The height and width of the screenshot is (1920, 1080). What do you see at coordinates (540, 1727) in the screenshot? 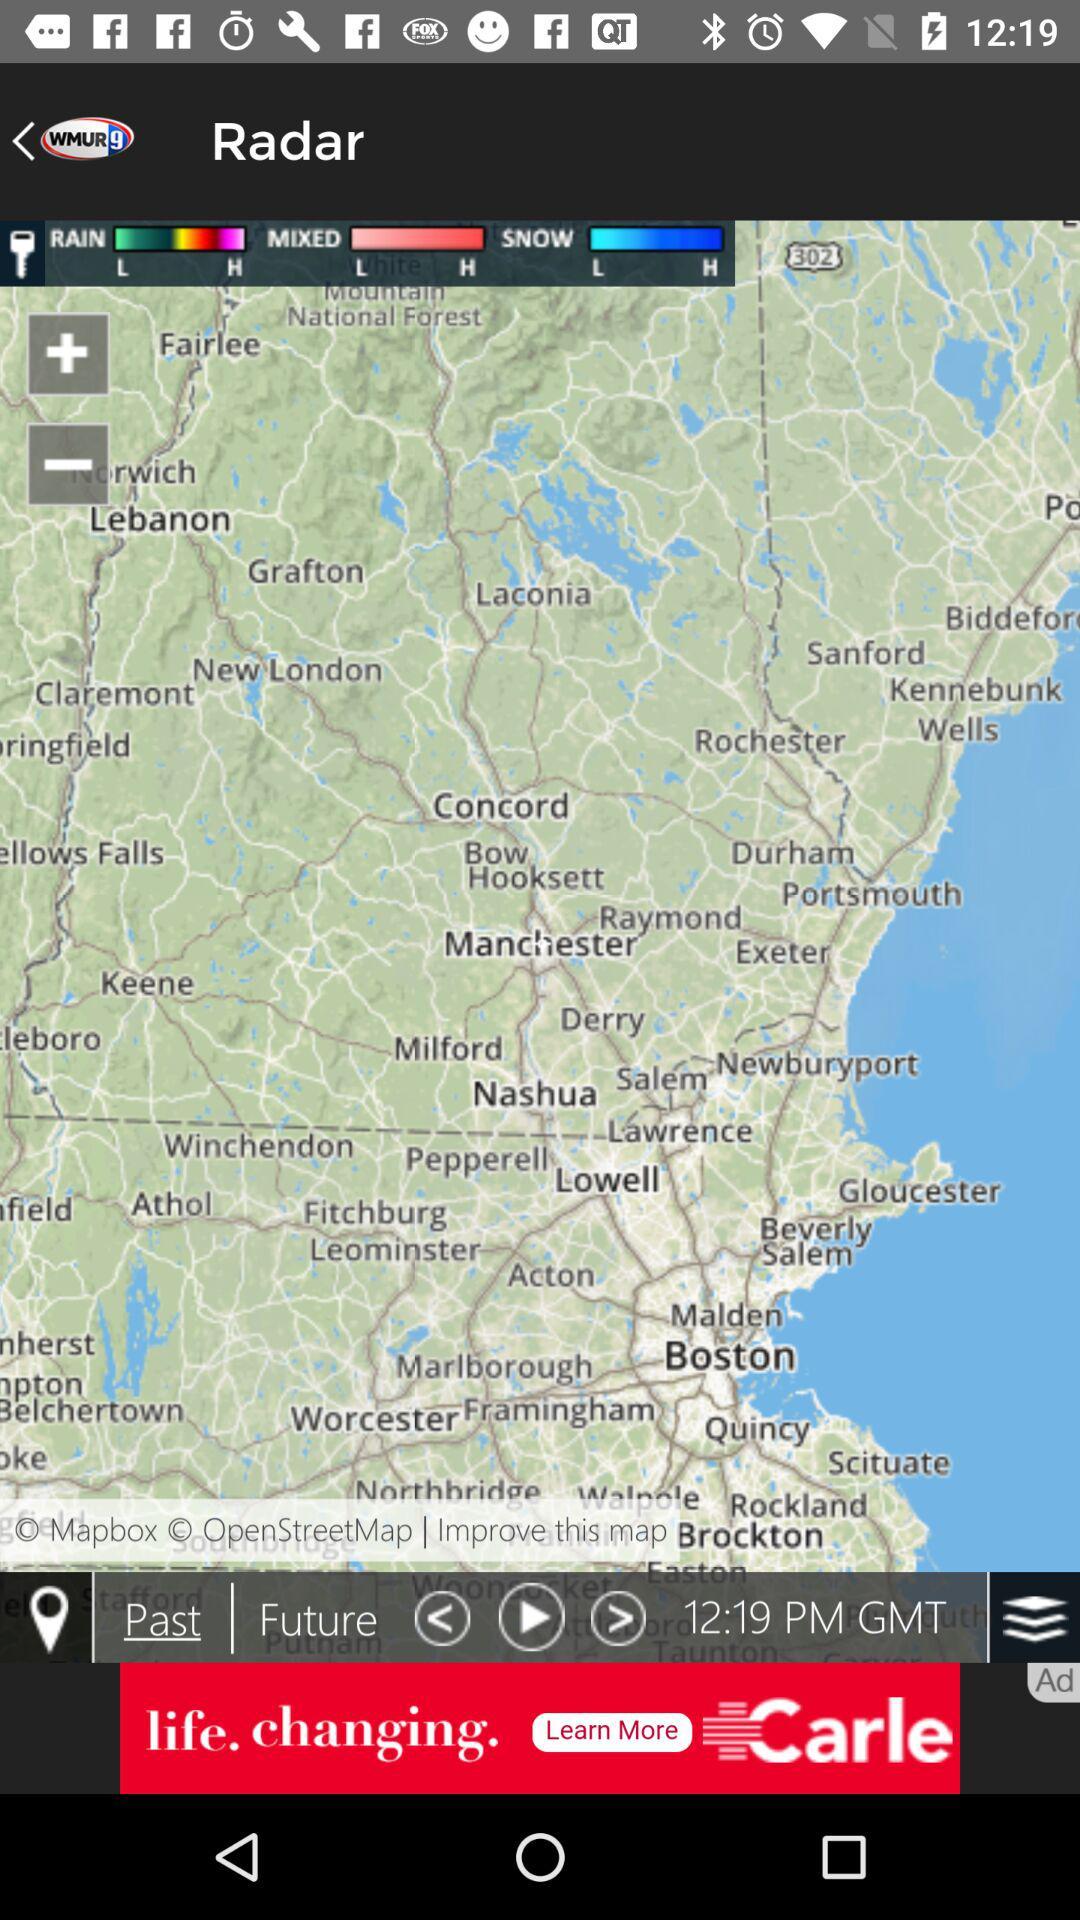
I see `advert pop up` at bounding box center [540, 1727].